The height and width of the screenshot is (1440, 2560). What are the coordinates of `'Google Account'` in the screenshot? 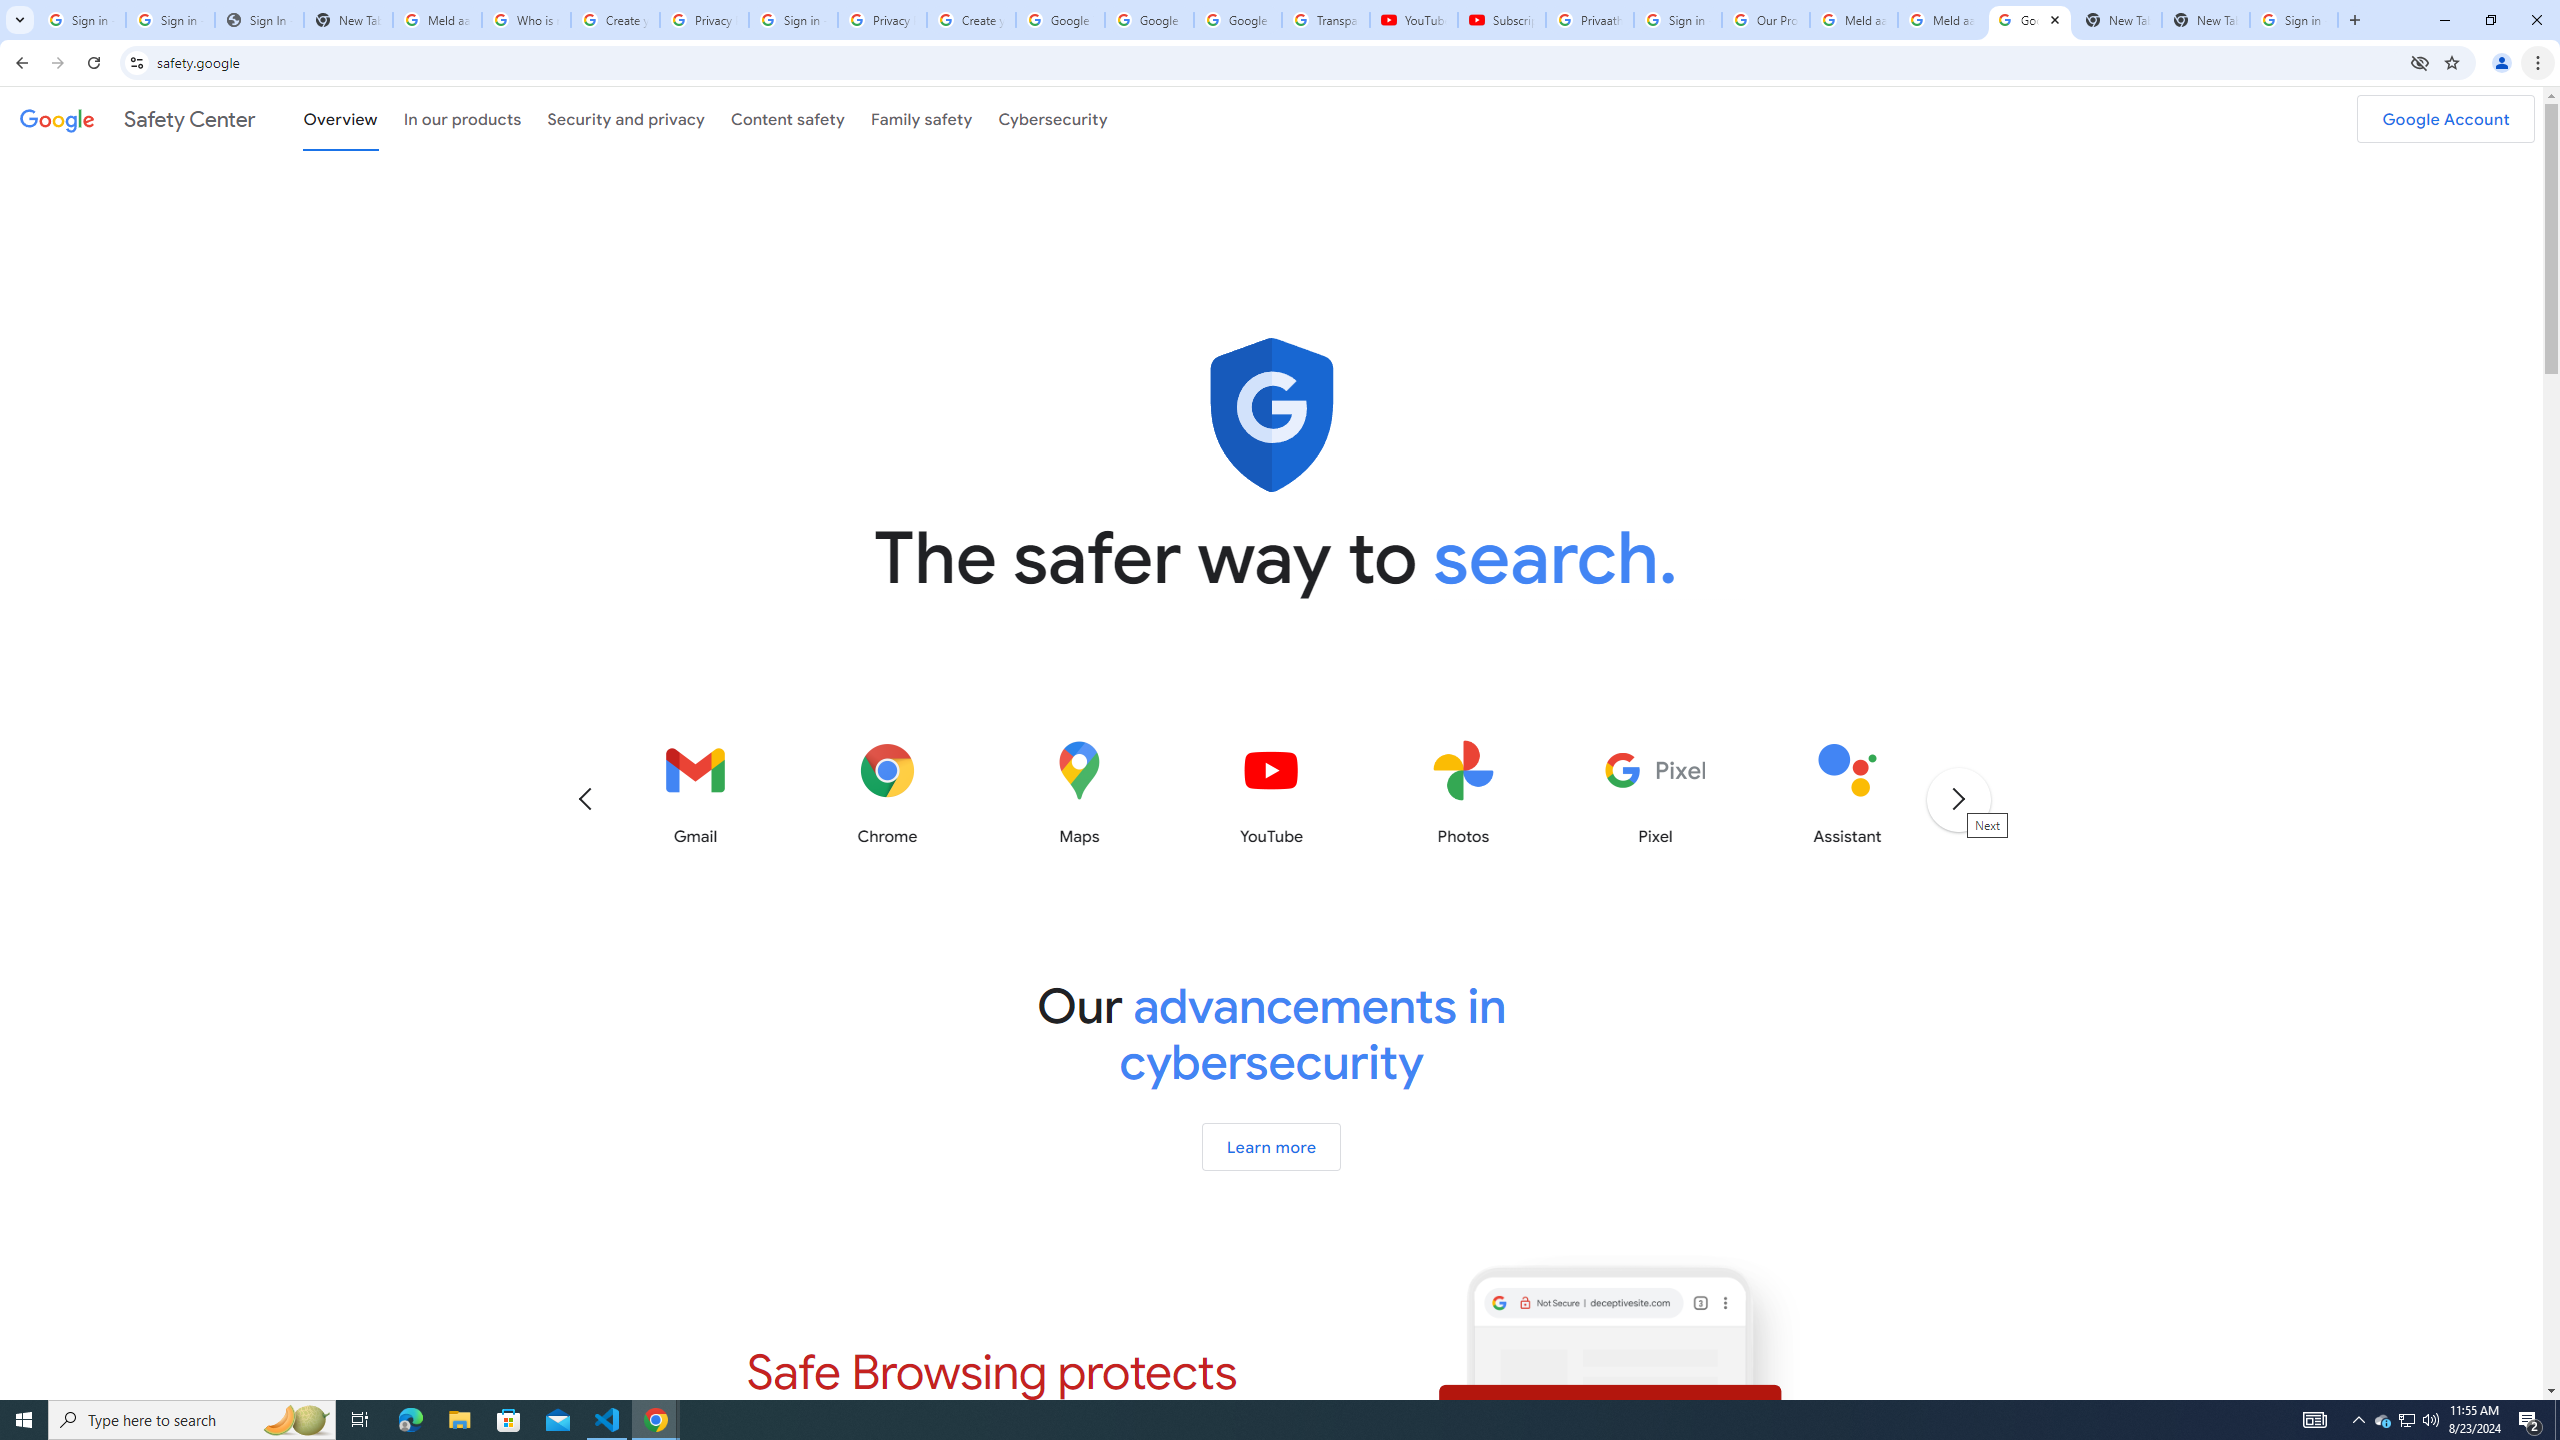 It's located at (2445, 118).